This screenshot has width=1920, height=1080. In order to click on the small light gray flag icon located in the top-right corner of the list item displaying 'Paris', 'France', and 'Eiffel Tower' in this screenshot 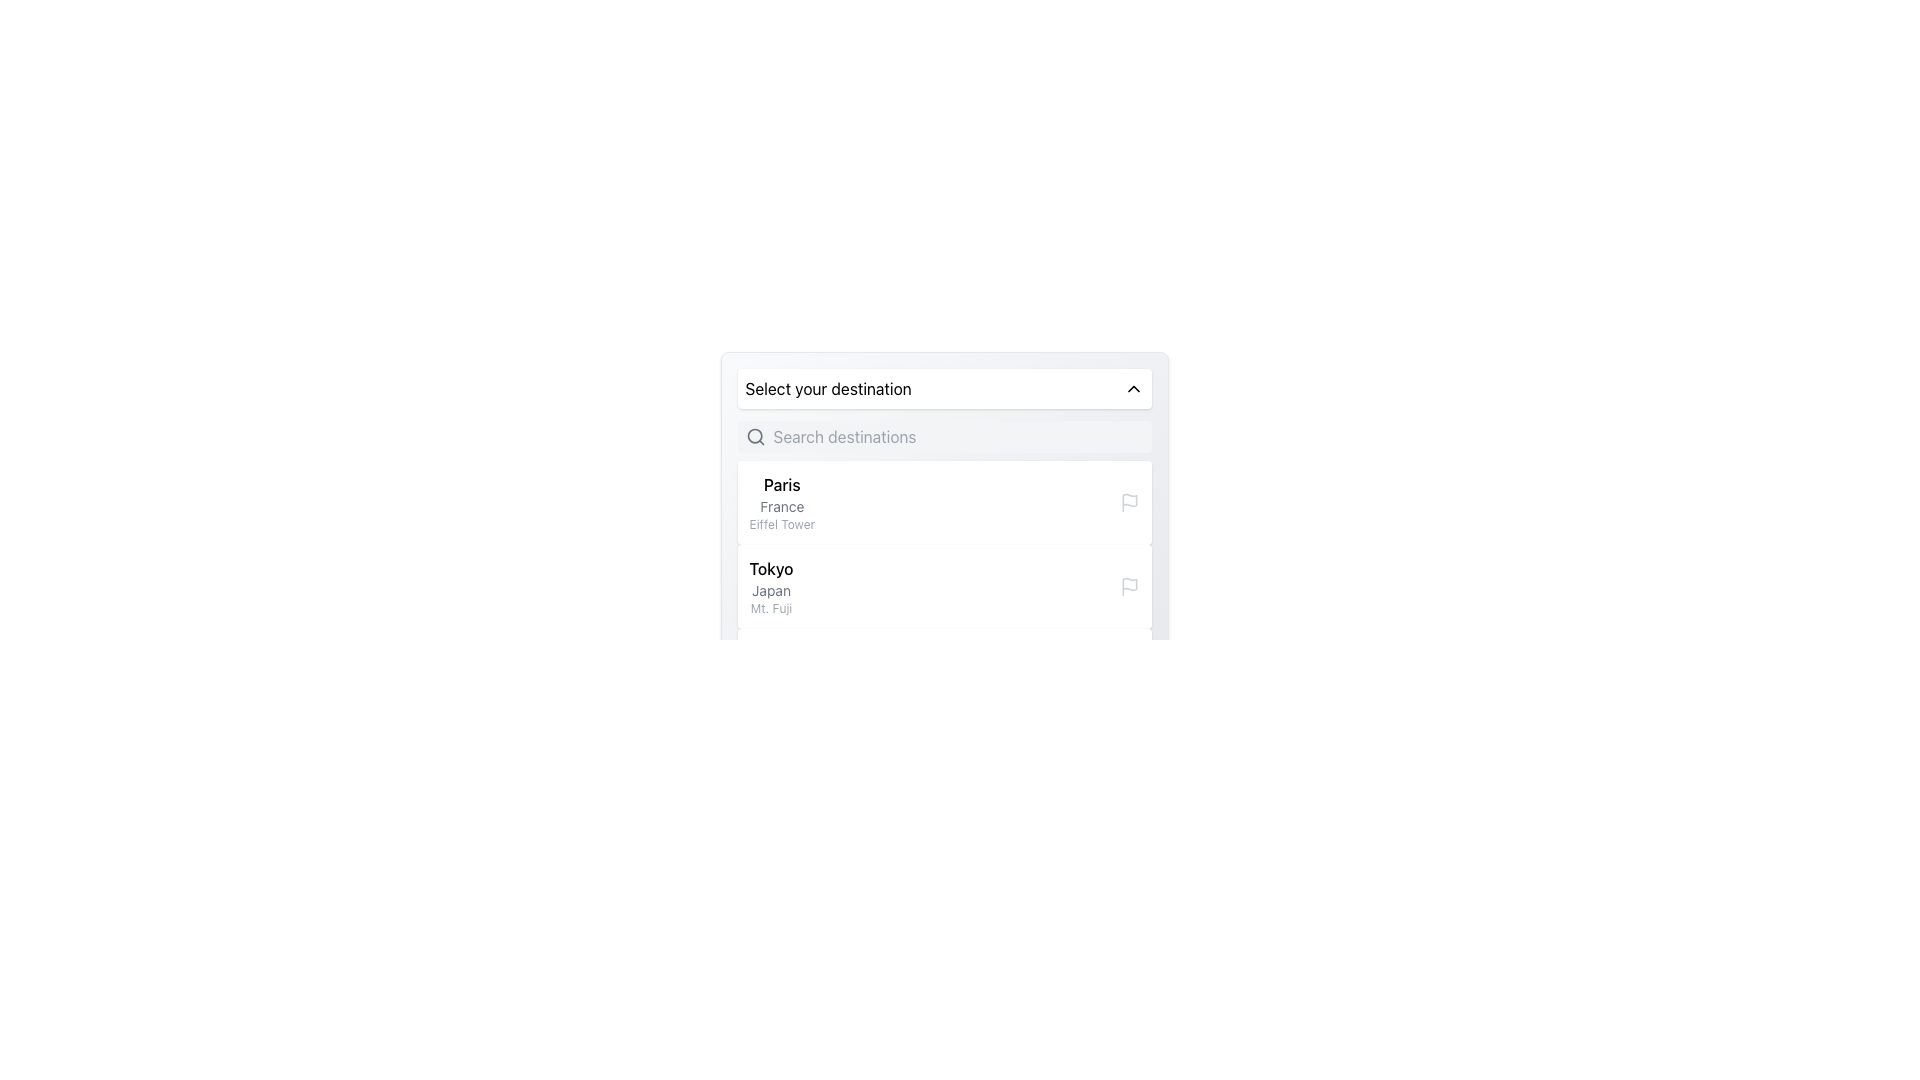, I will do `click(1129, 501)`.